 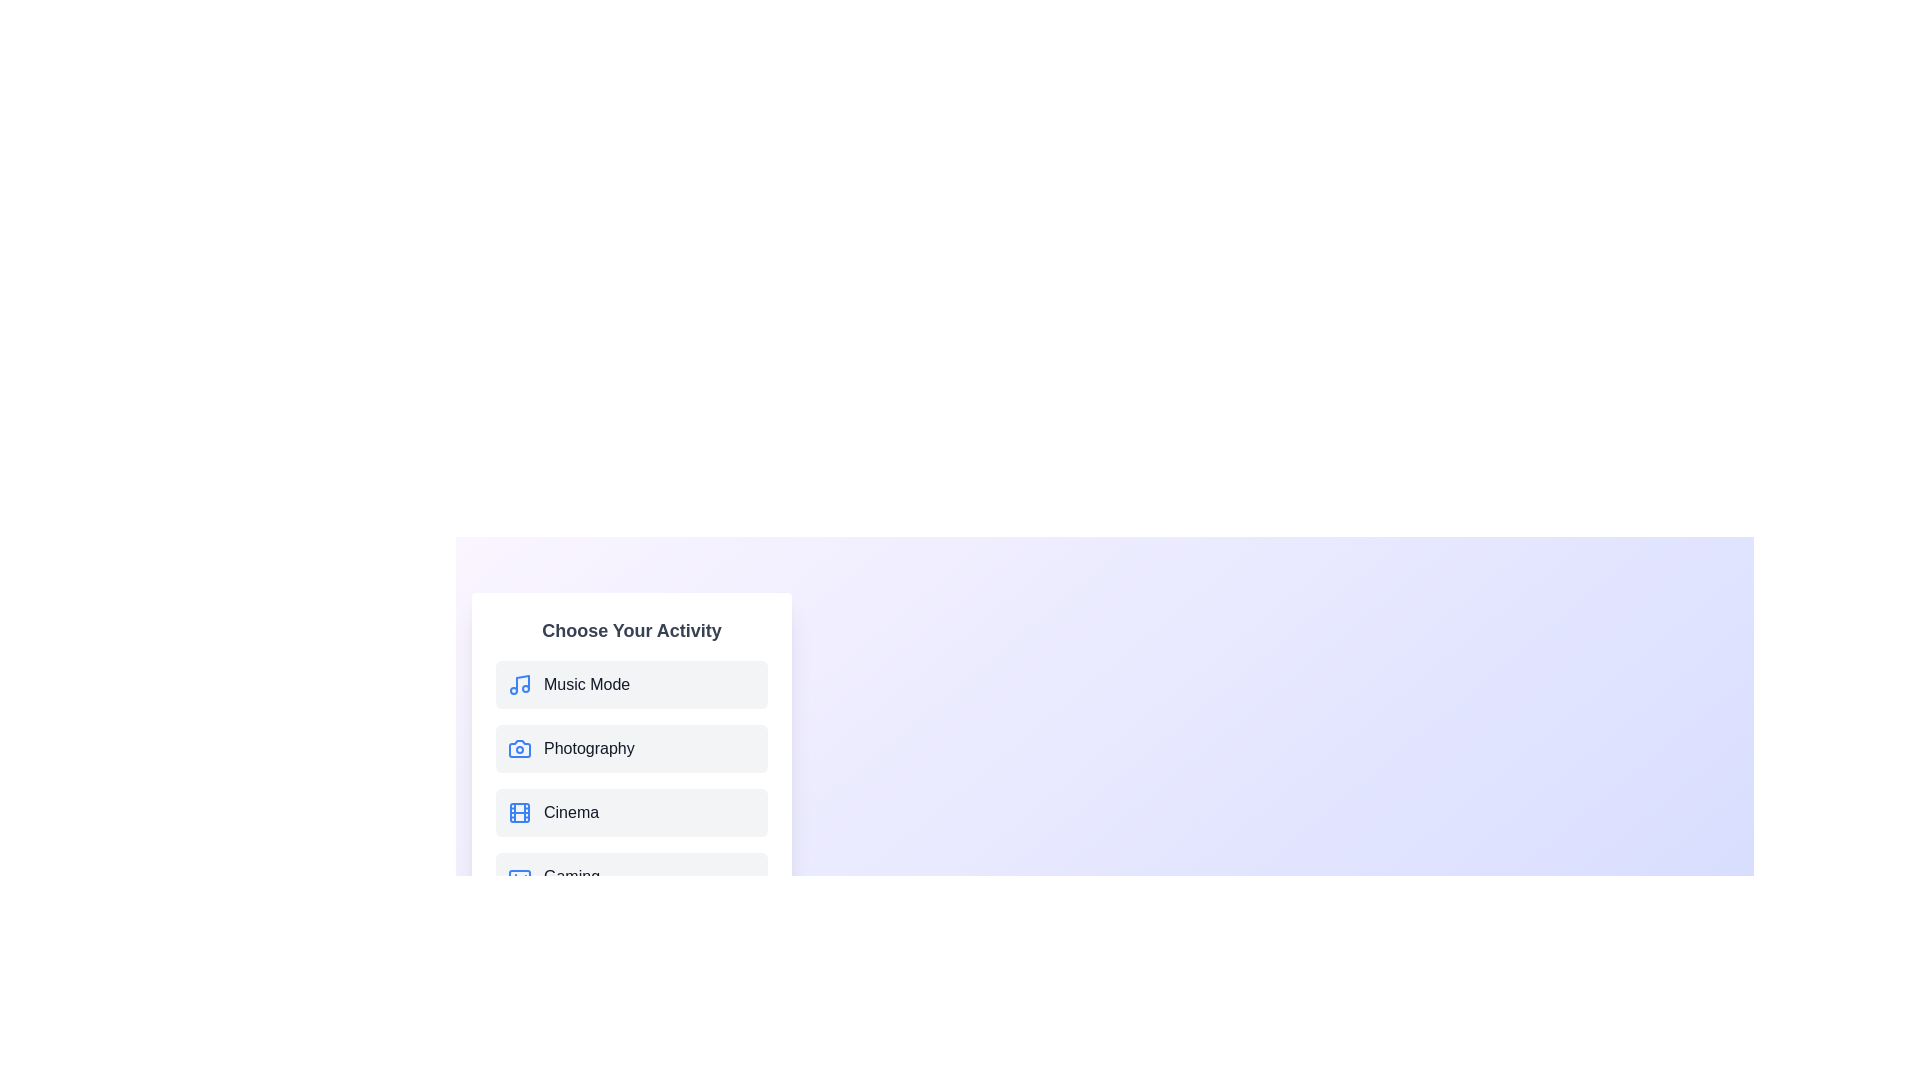 I want to click on the menu item labeled Music Mode to observe its hover effect, so click(x=631, y=684).